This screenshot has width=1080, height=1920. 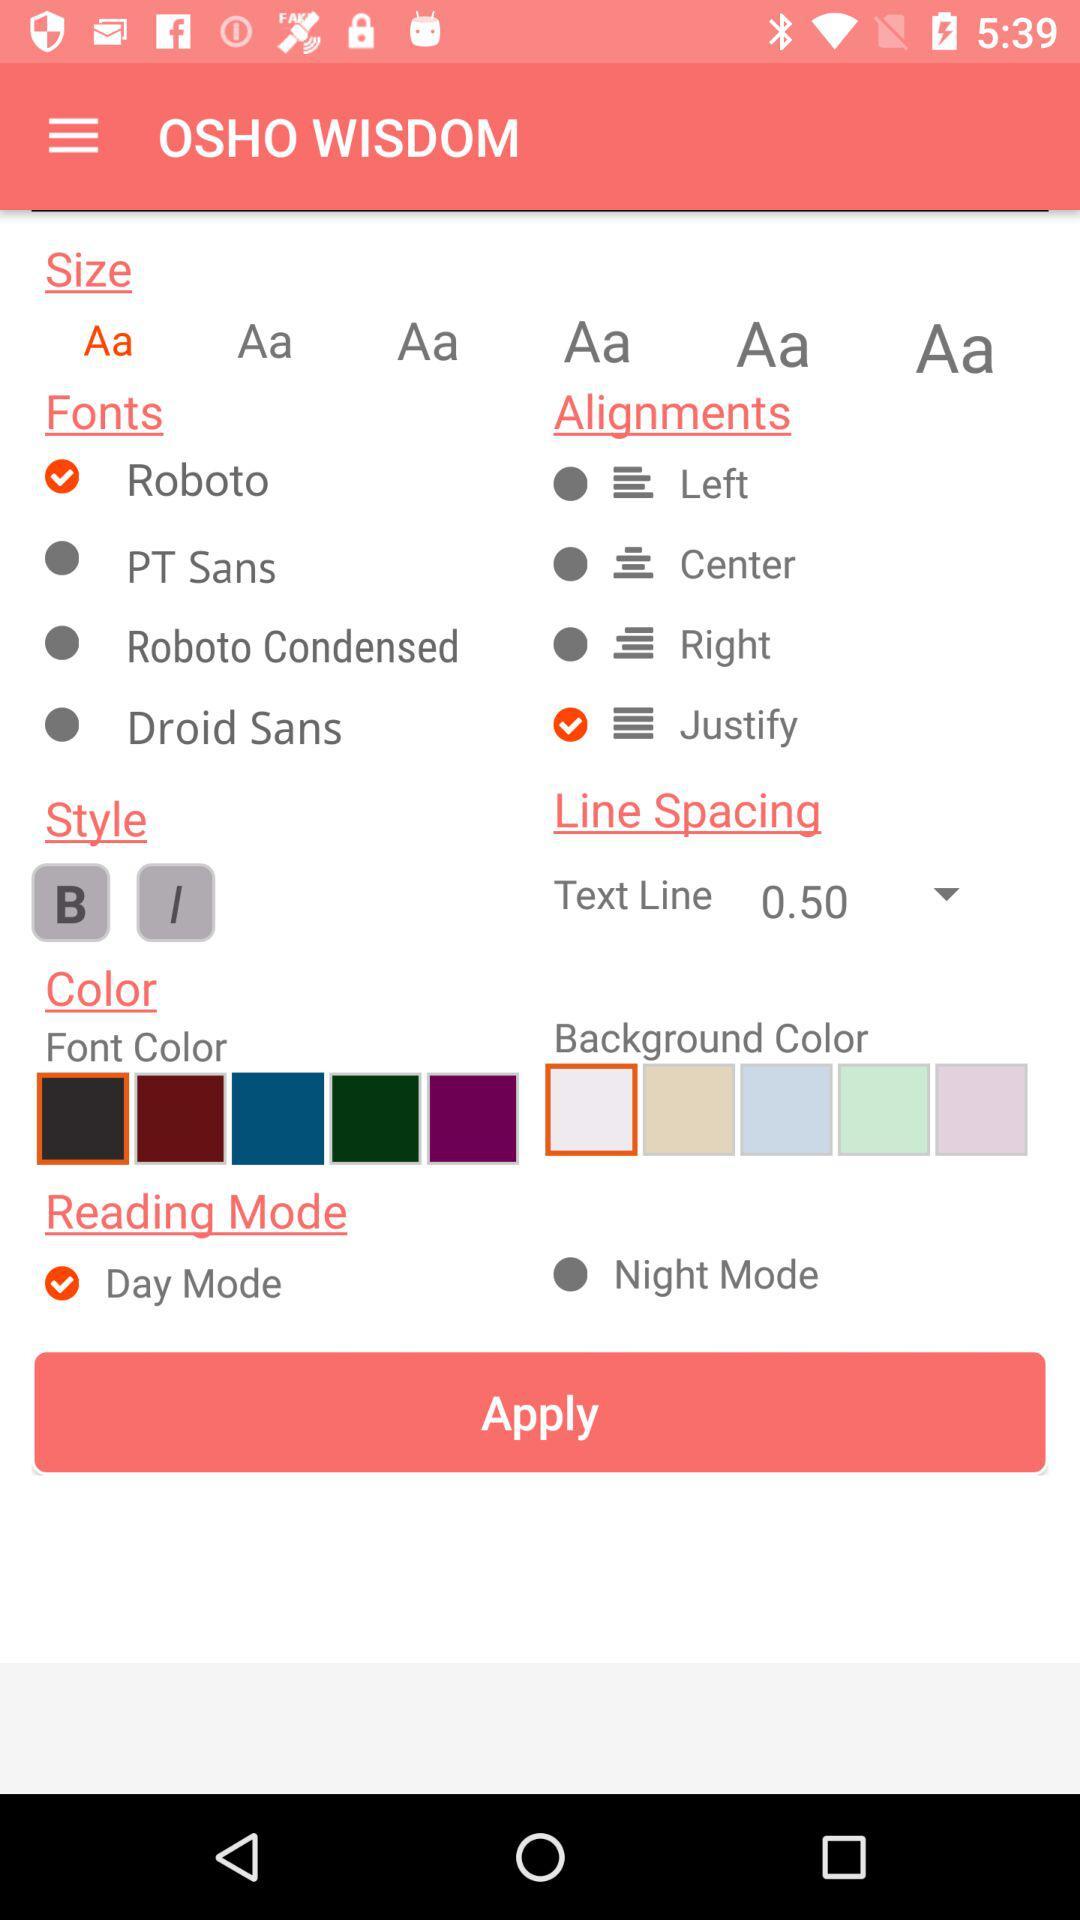 What do you see at coordinates (375, 1117) in the screenshot?
I see `green font` at bounding box center [375, 1117].